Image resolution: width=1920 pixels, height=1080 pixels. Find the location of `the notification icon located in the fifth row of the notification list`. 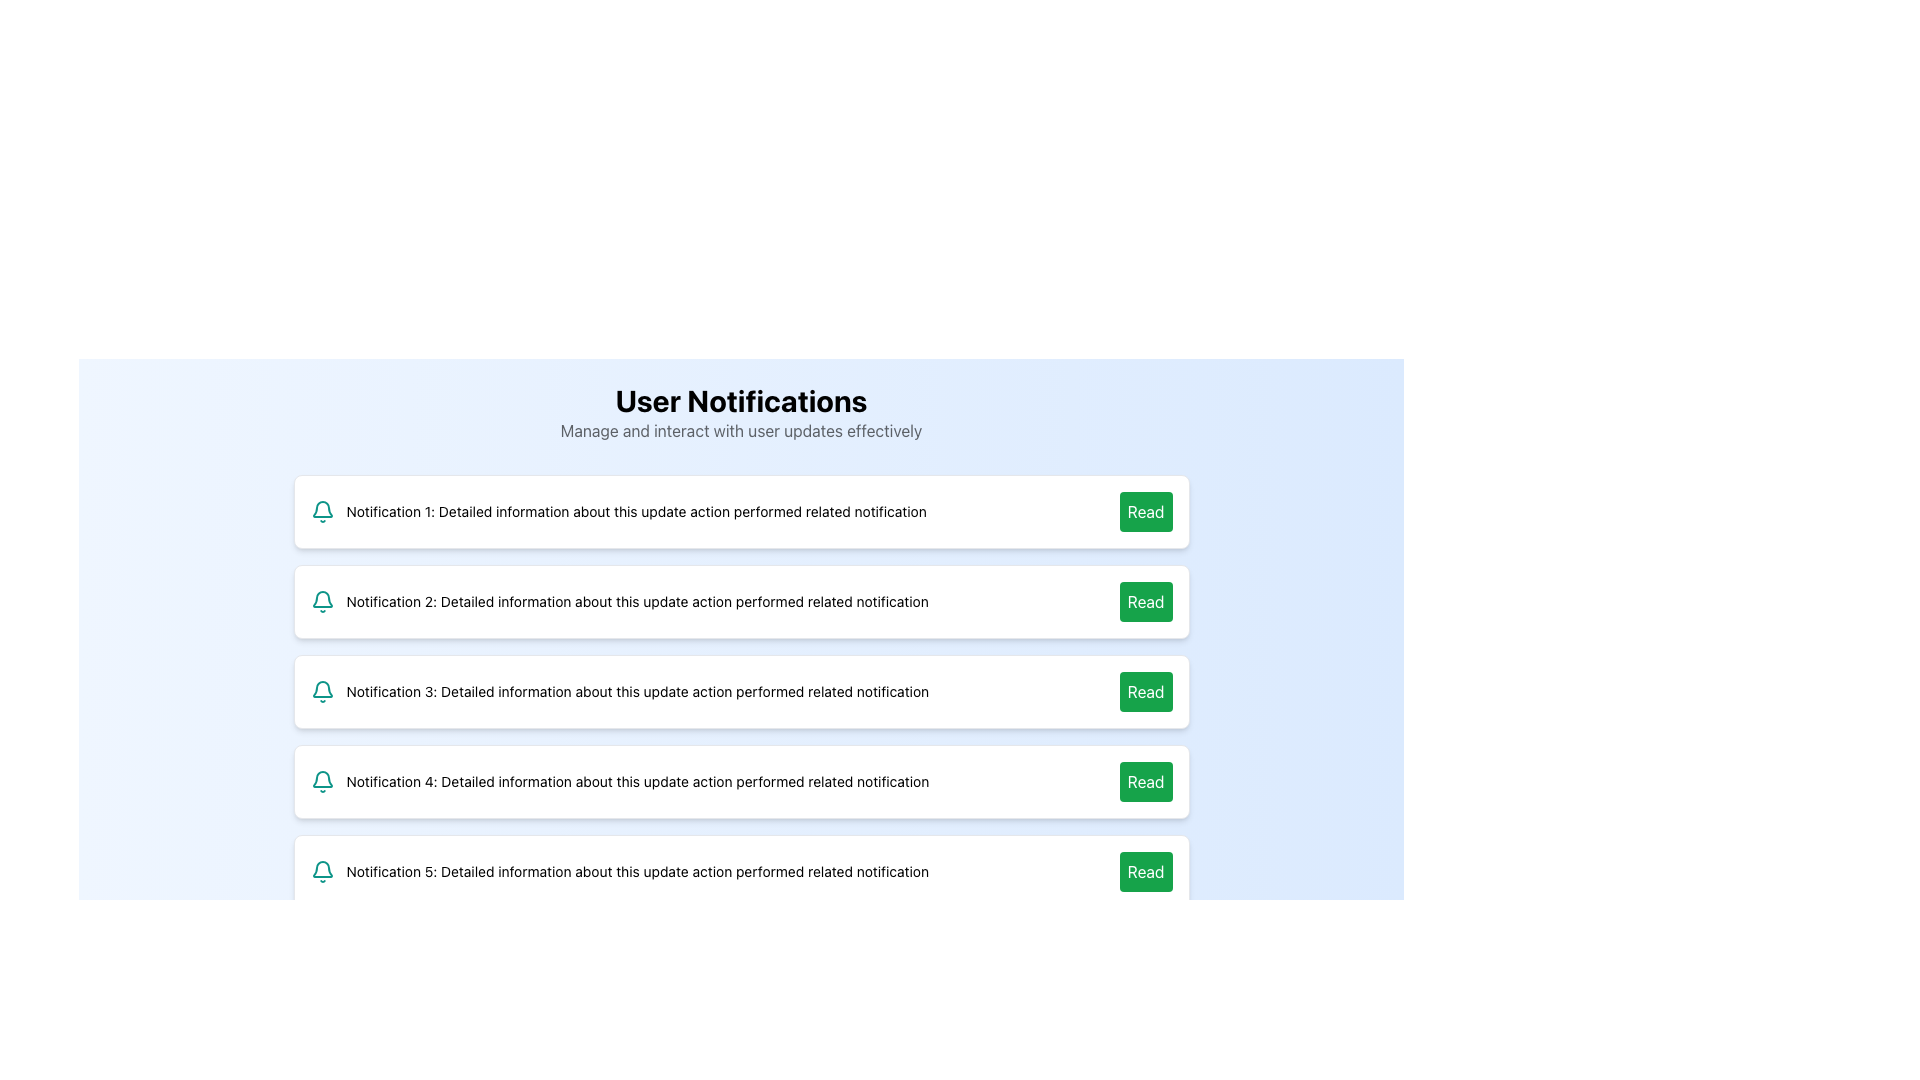

the notification icon located in the fifth row of the notification list is located at coordinates (322, 870).